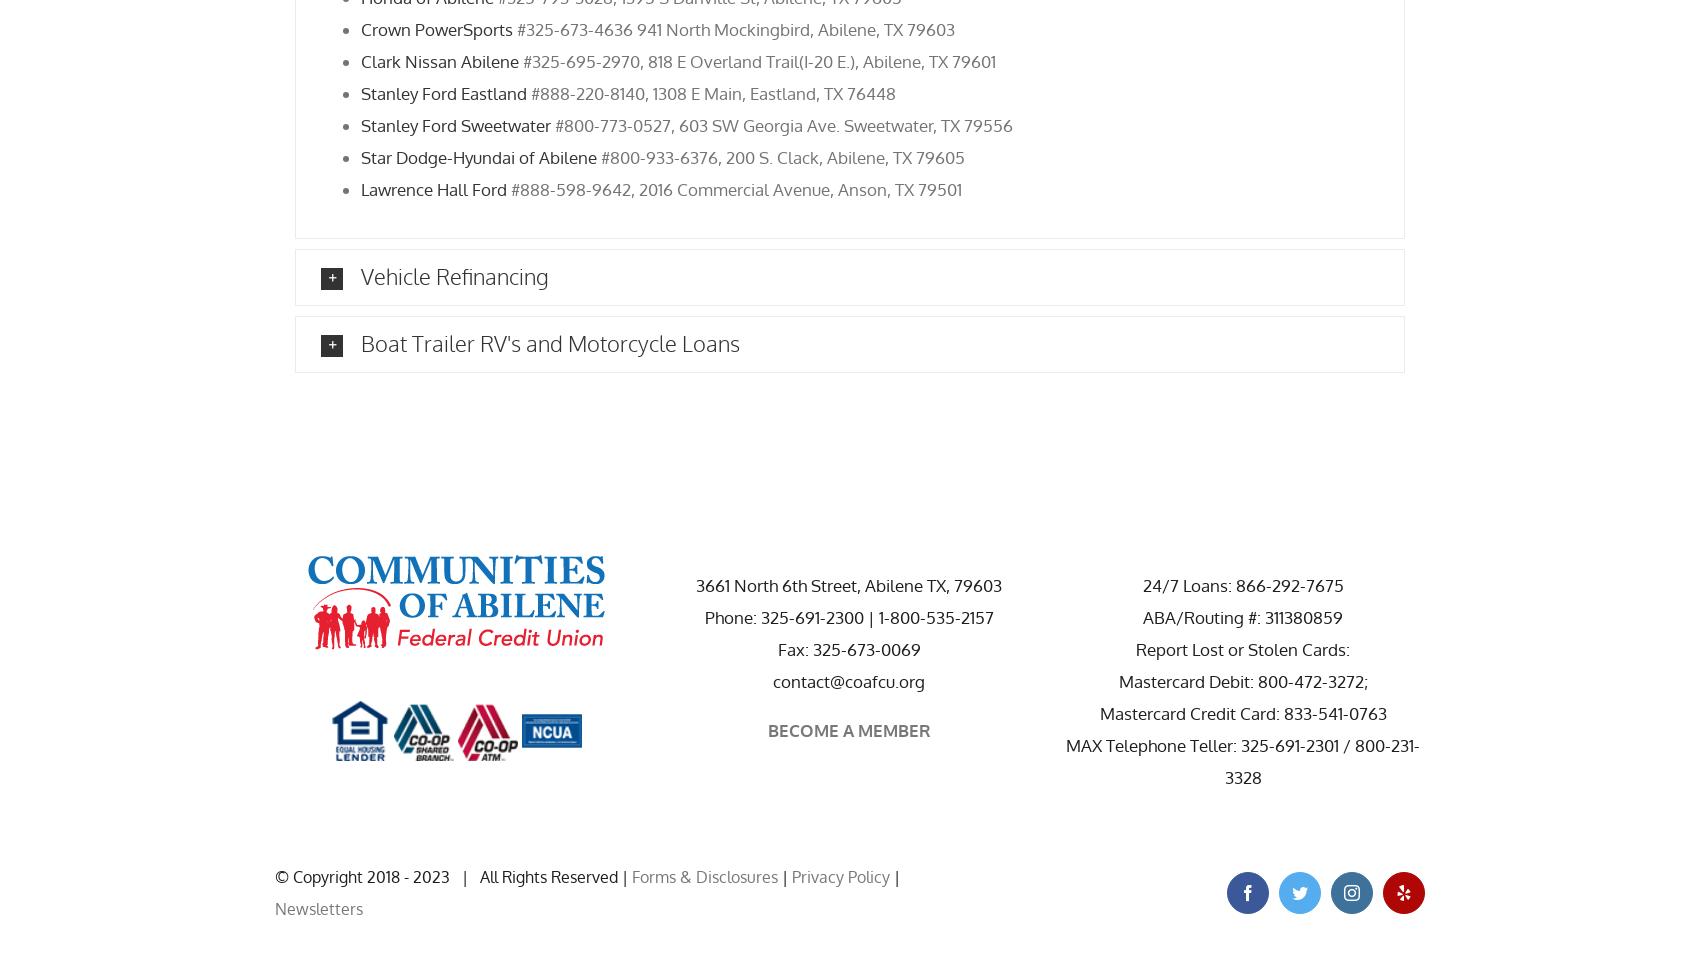 The image size is (1700, 954). I want to click on '#888-598-9642, 2016 Commercial Avenue, Anson, TX 79501', so click(734, 187).